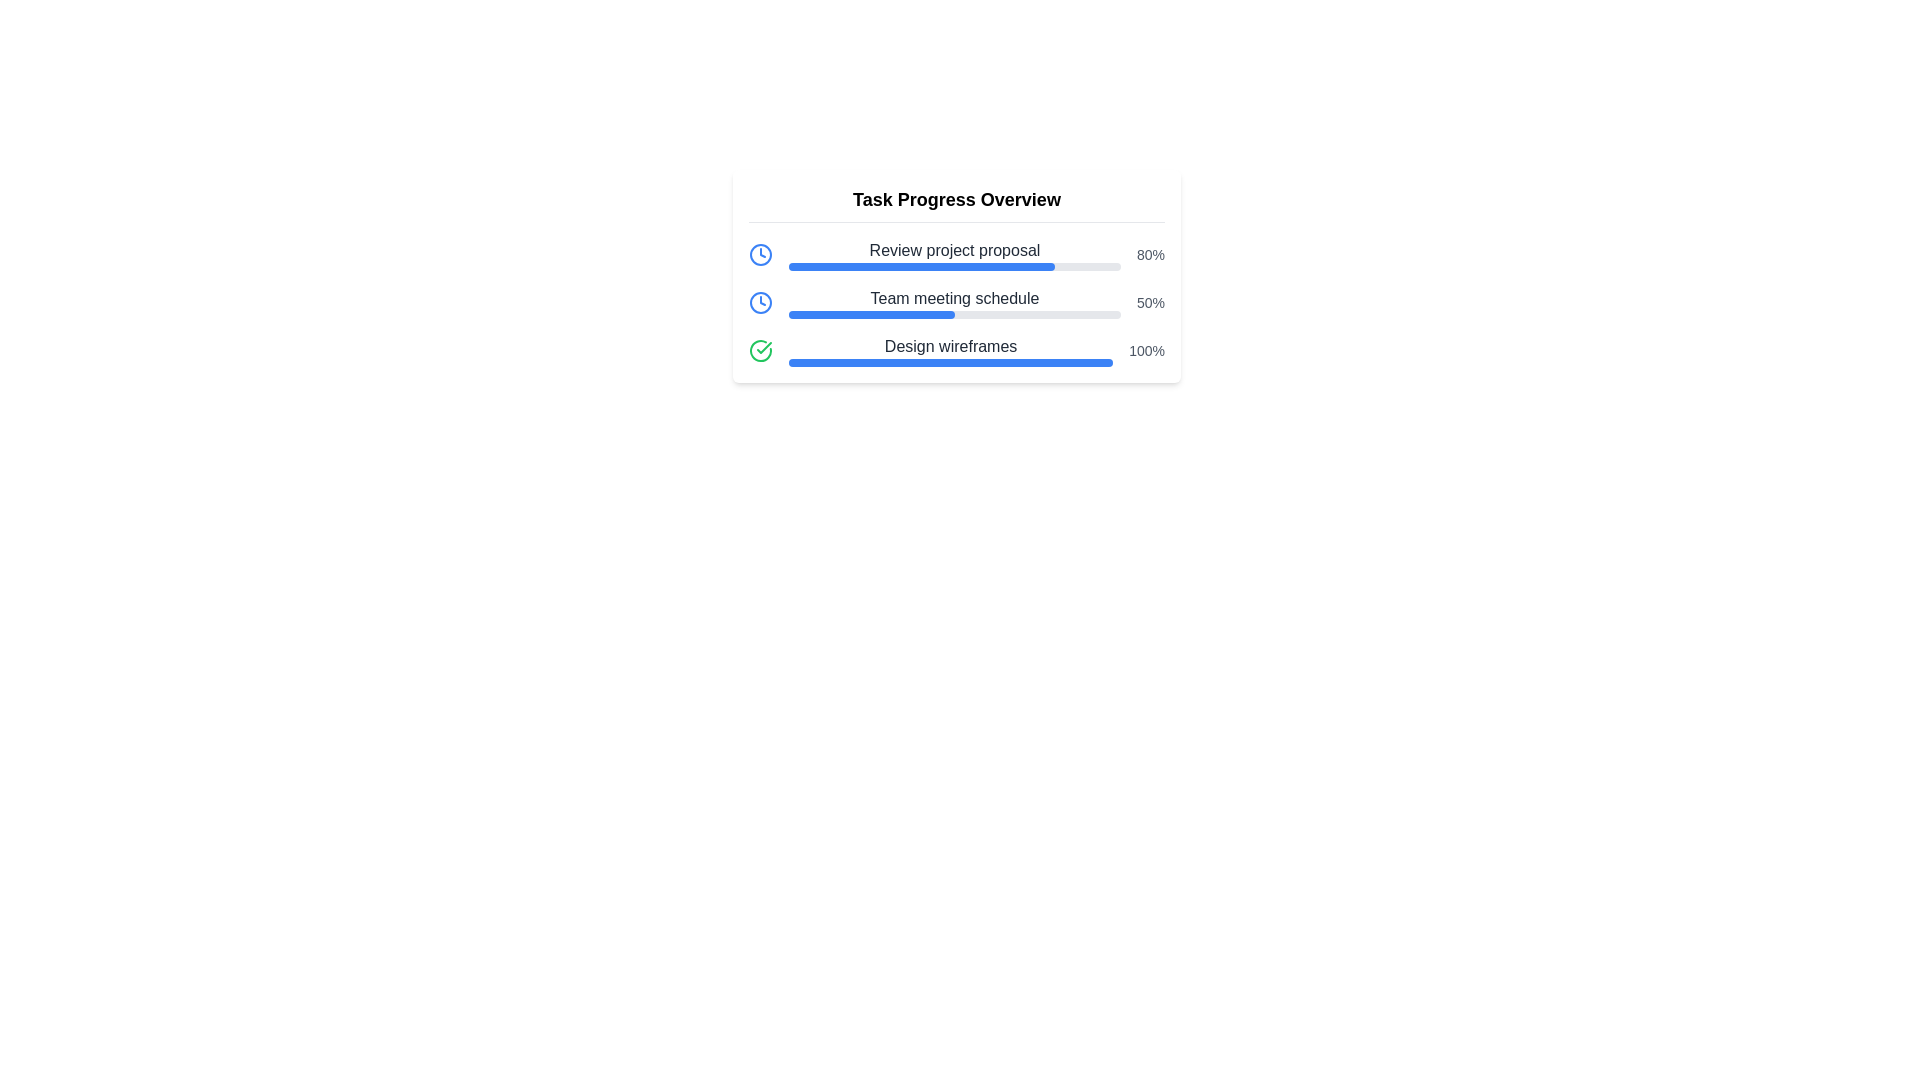 This screenshot has height=1080, width=1920. Describe the element at coordinates (1151, 253) in the screenshot. I see `text label displaying '80%' located to the far right of the progress bar associated with the 'Review project proposal' entry` at that location.